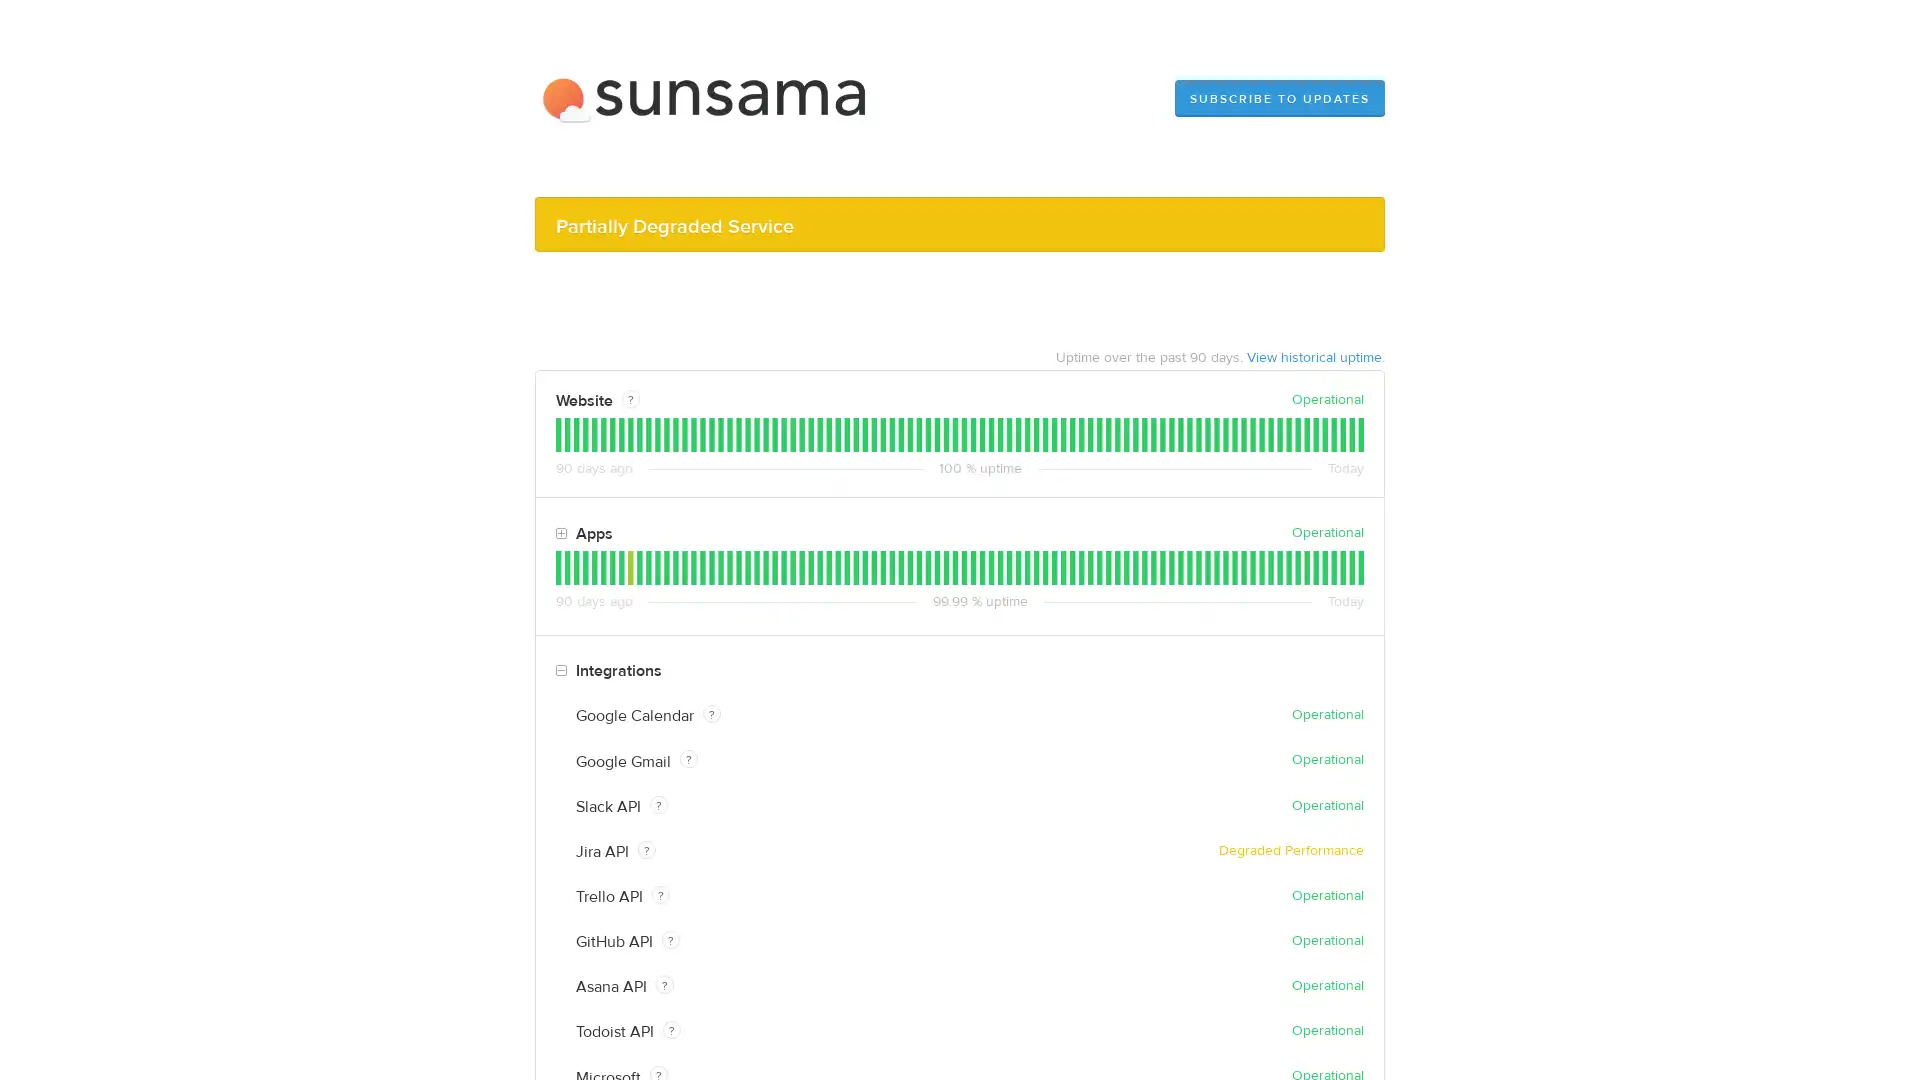 Image resolution: width=1920 pixels, height=1080 pixels. I want to click on Toggle Apps, so click(560, 532).